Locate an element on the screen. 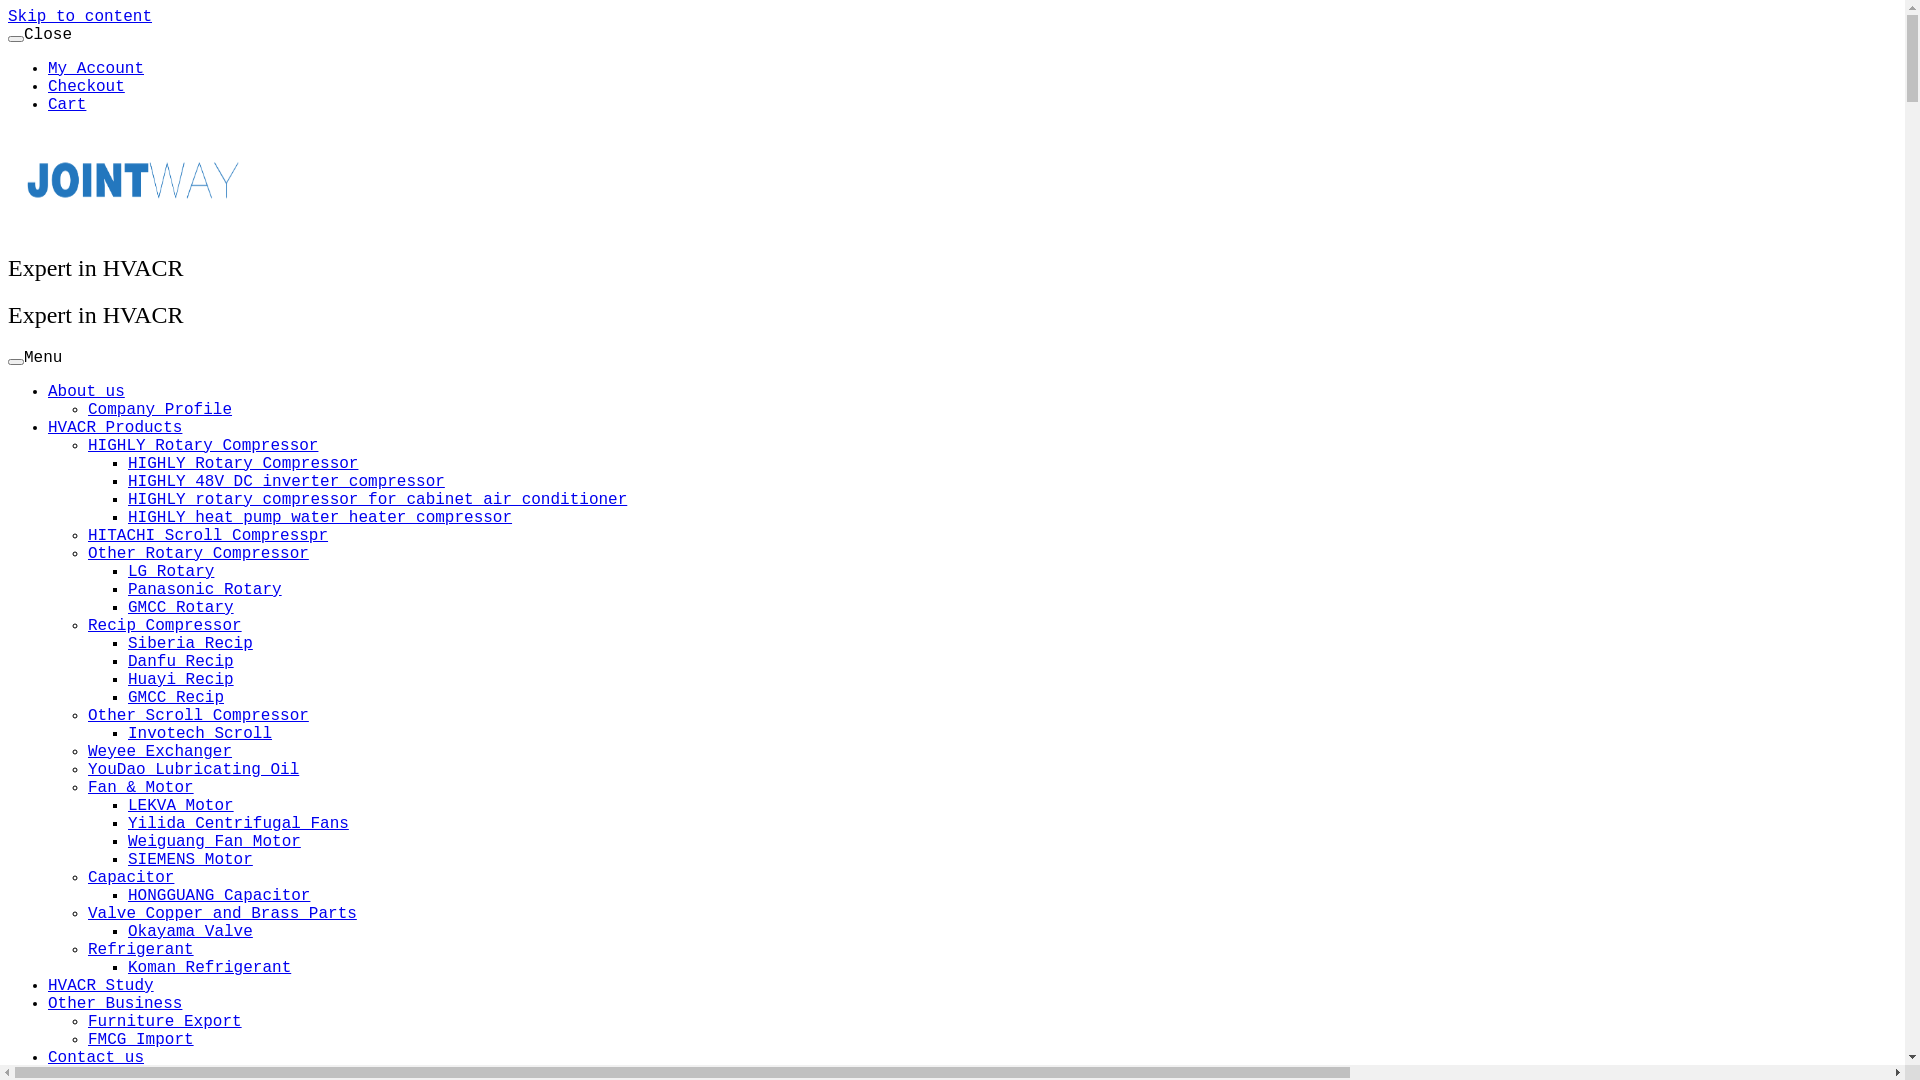 The height and width of the screenshot is (1080, 1920). 'Koman Refrigerant' is located at coordinates (209, 967).